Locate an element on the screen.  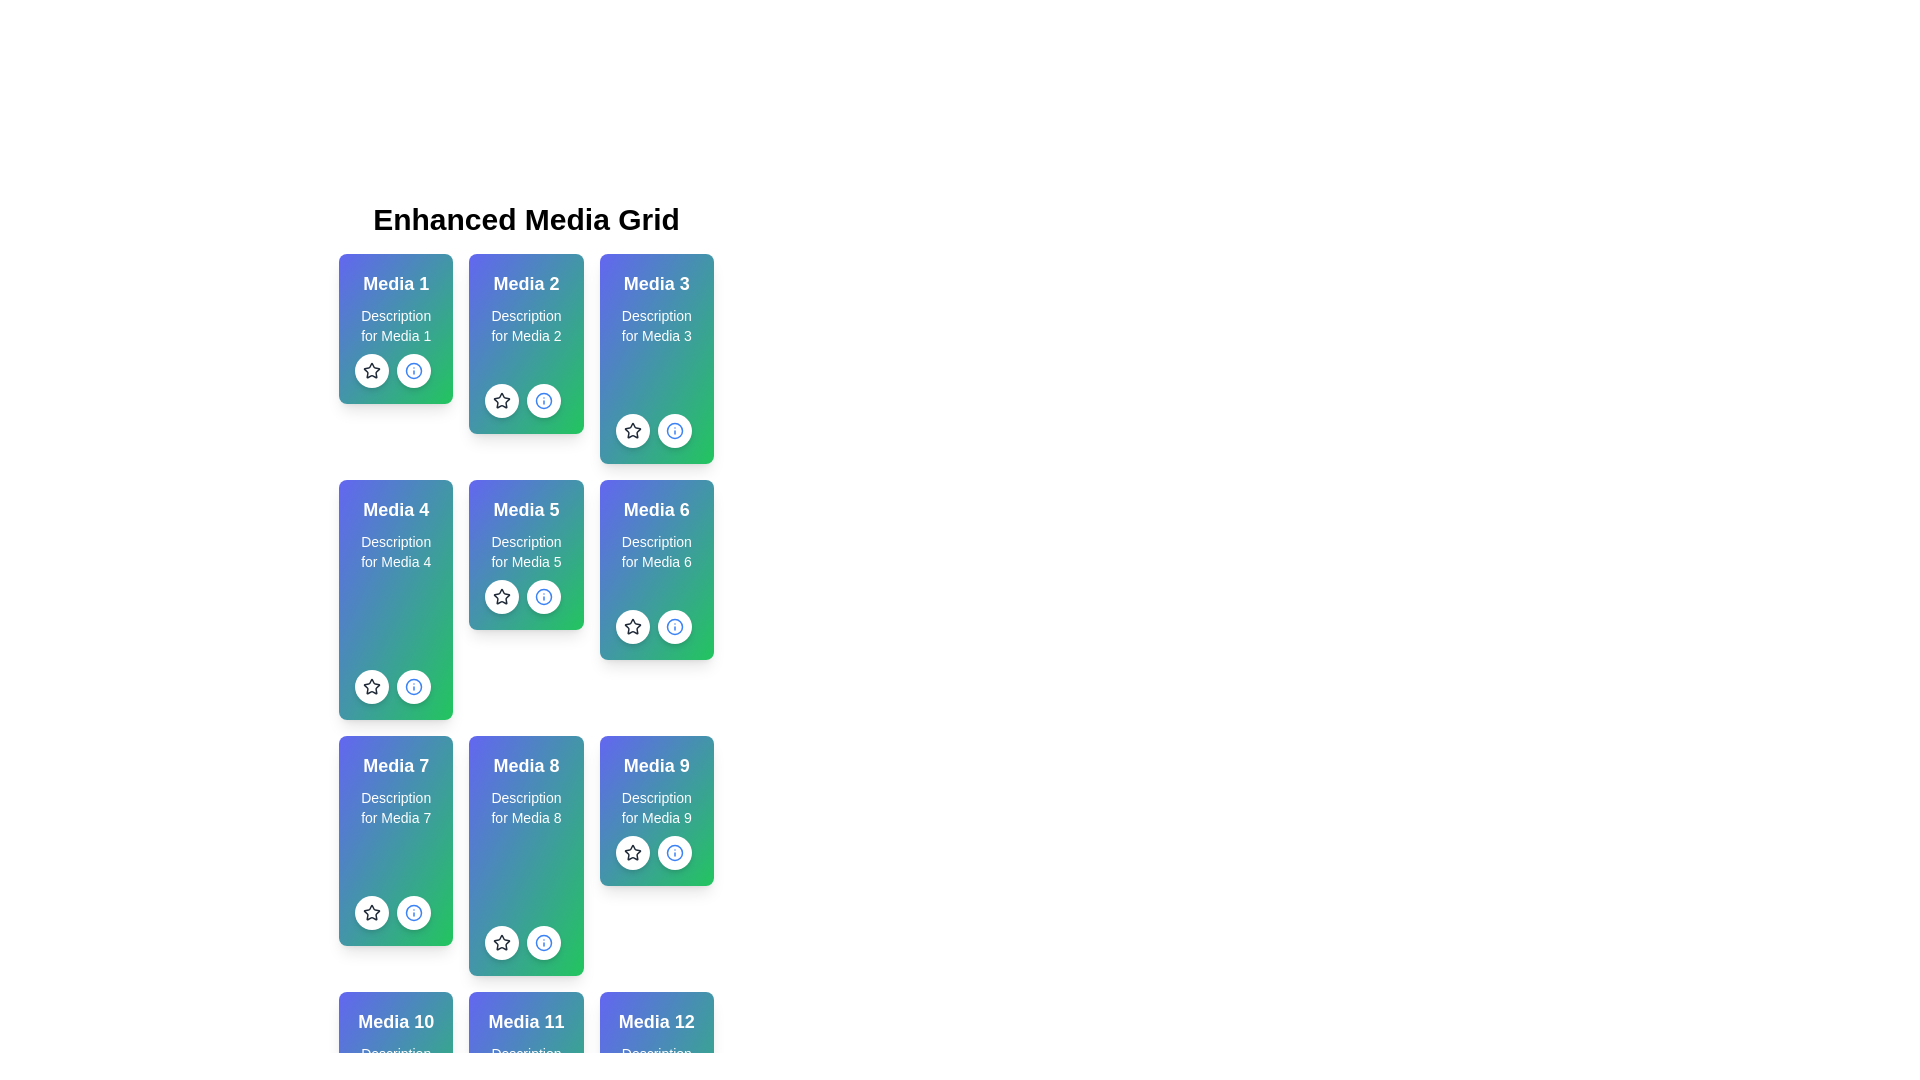
the decorative or informational icon located at the bottom right corner of the 'Media 5' card in the second row of the grid is located at coordinates (544, 401).